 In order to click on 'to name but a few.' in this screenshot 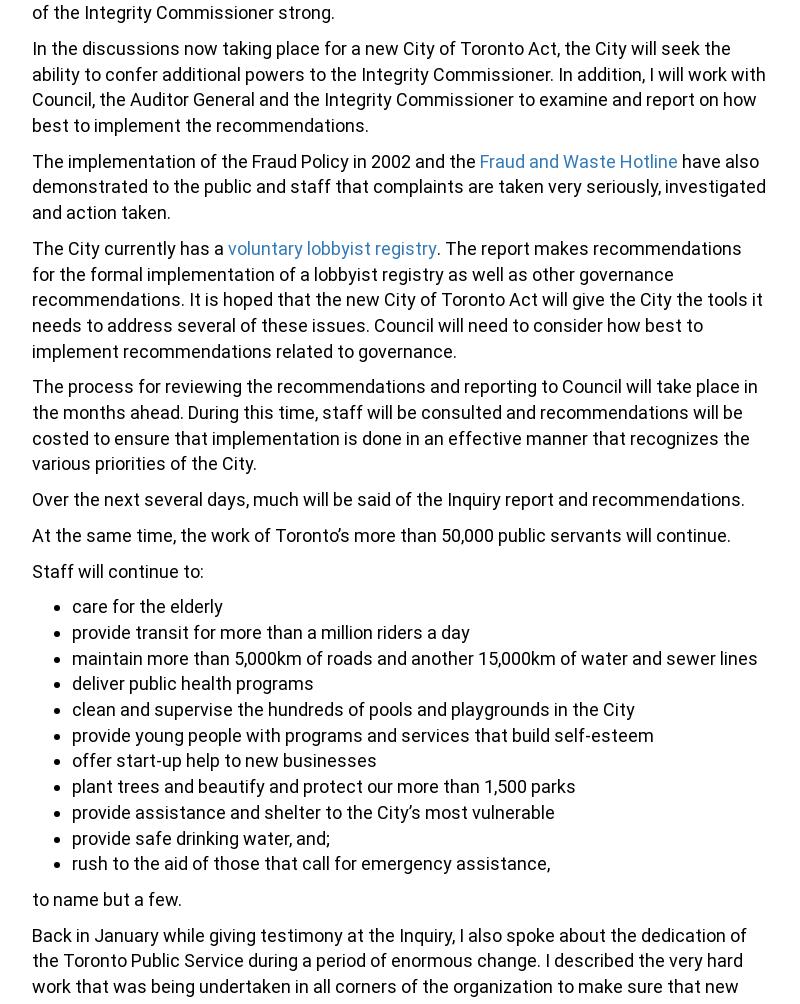, I will do `click(32, 897)`.